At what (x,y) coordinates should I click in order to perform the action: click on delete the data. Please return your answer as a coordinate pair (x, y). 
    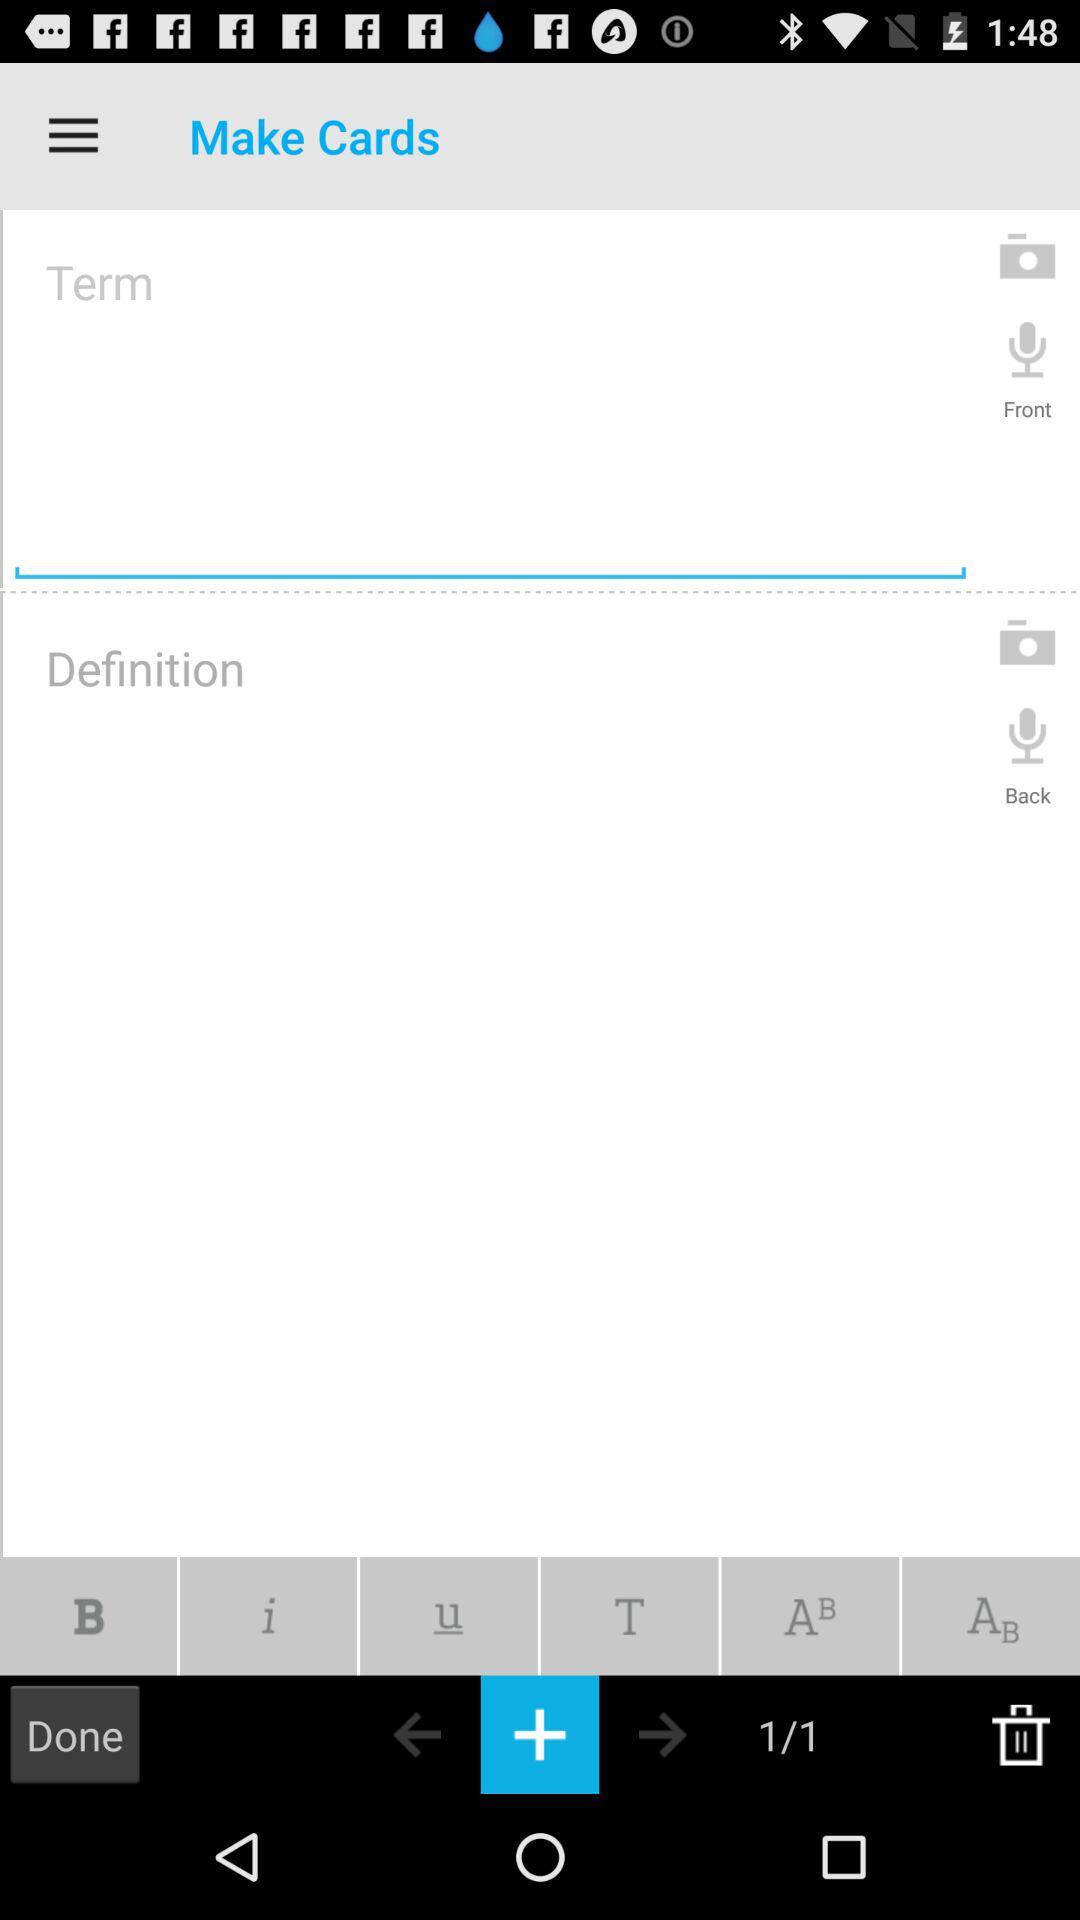
    Looking at the image, I should click on (1020, 1733).